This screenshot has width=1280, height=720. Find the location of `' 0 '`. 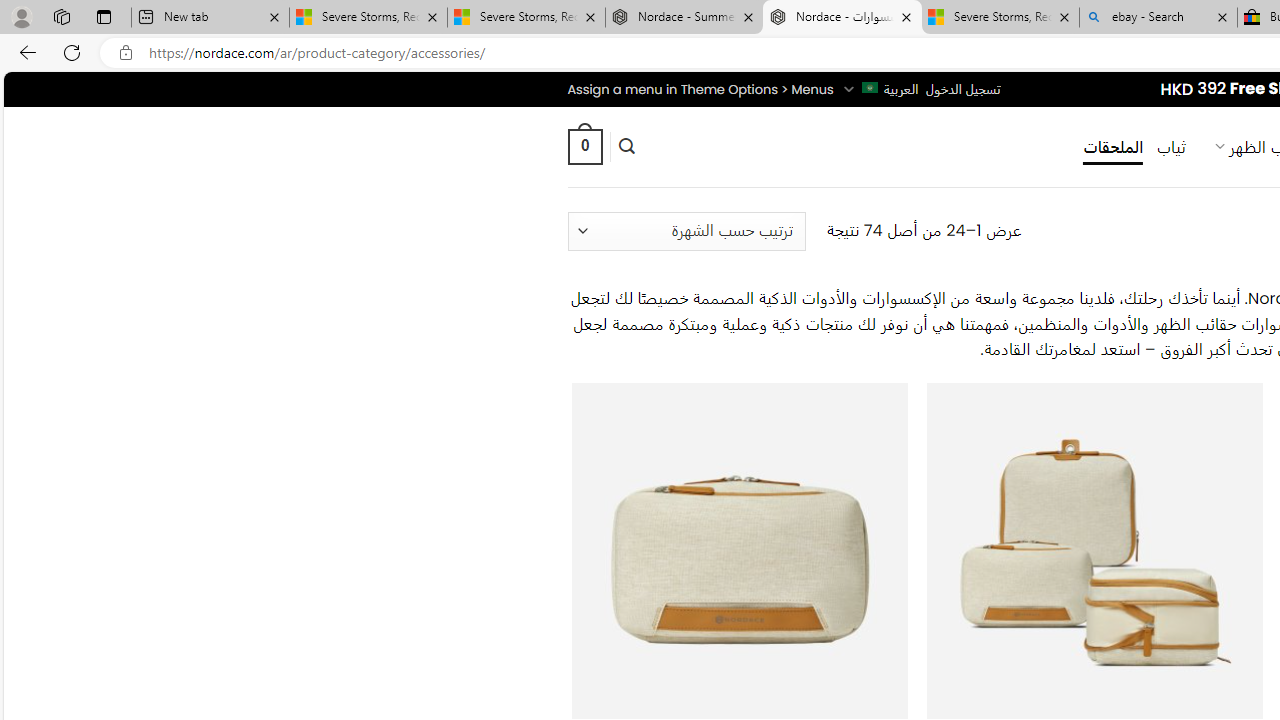

' 0 ' is located at coordinates (583, 145).